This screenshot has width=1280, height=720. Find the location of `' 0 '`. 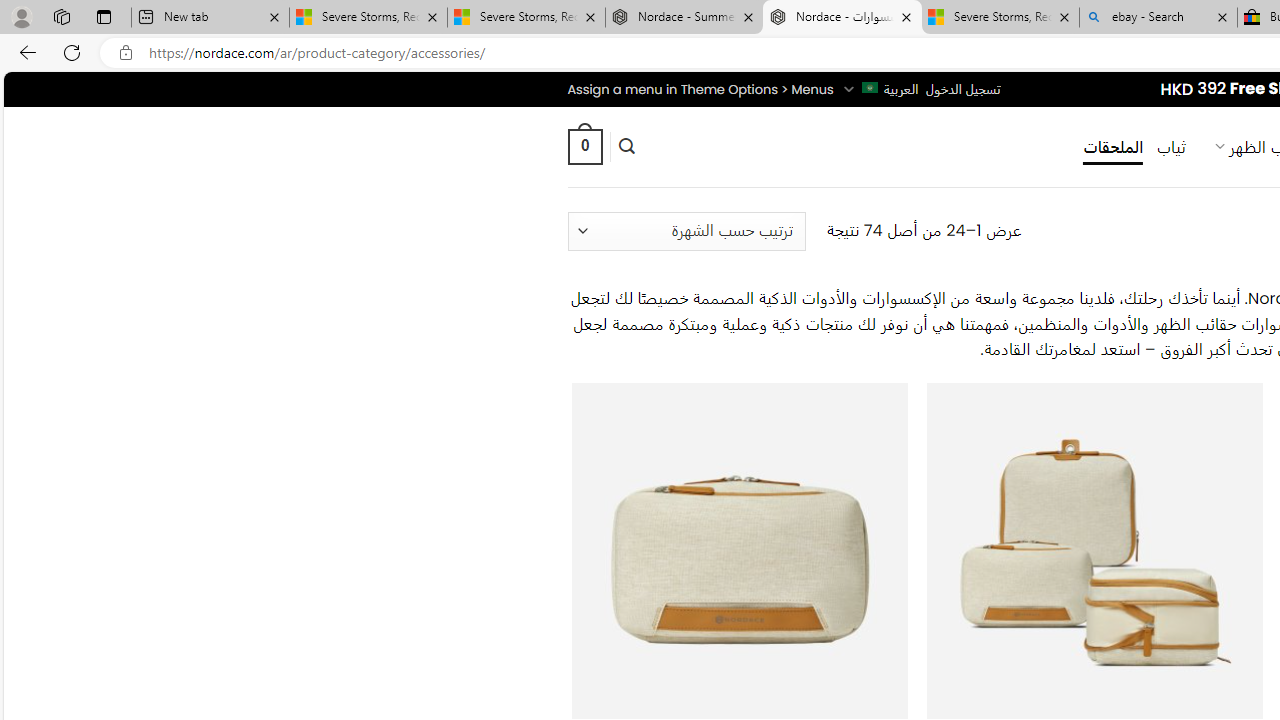

' 0 ' is located at coordinates (583, 145).